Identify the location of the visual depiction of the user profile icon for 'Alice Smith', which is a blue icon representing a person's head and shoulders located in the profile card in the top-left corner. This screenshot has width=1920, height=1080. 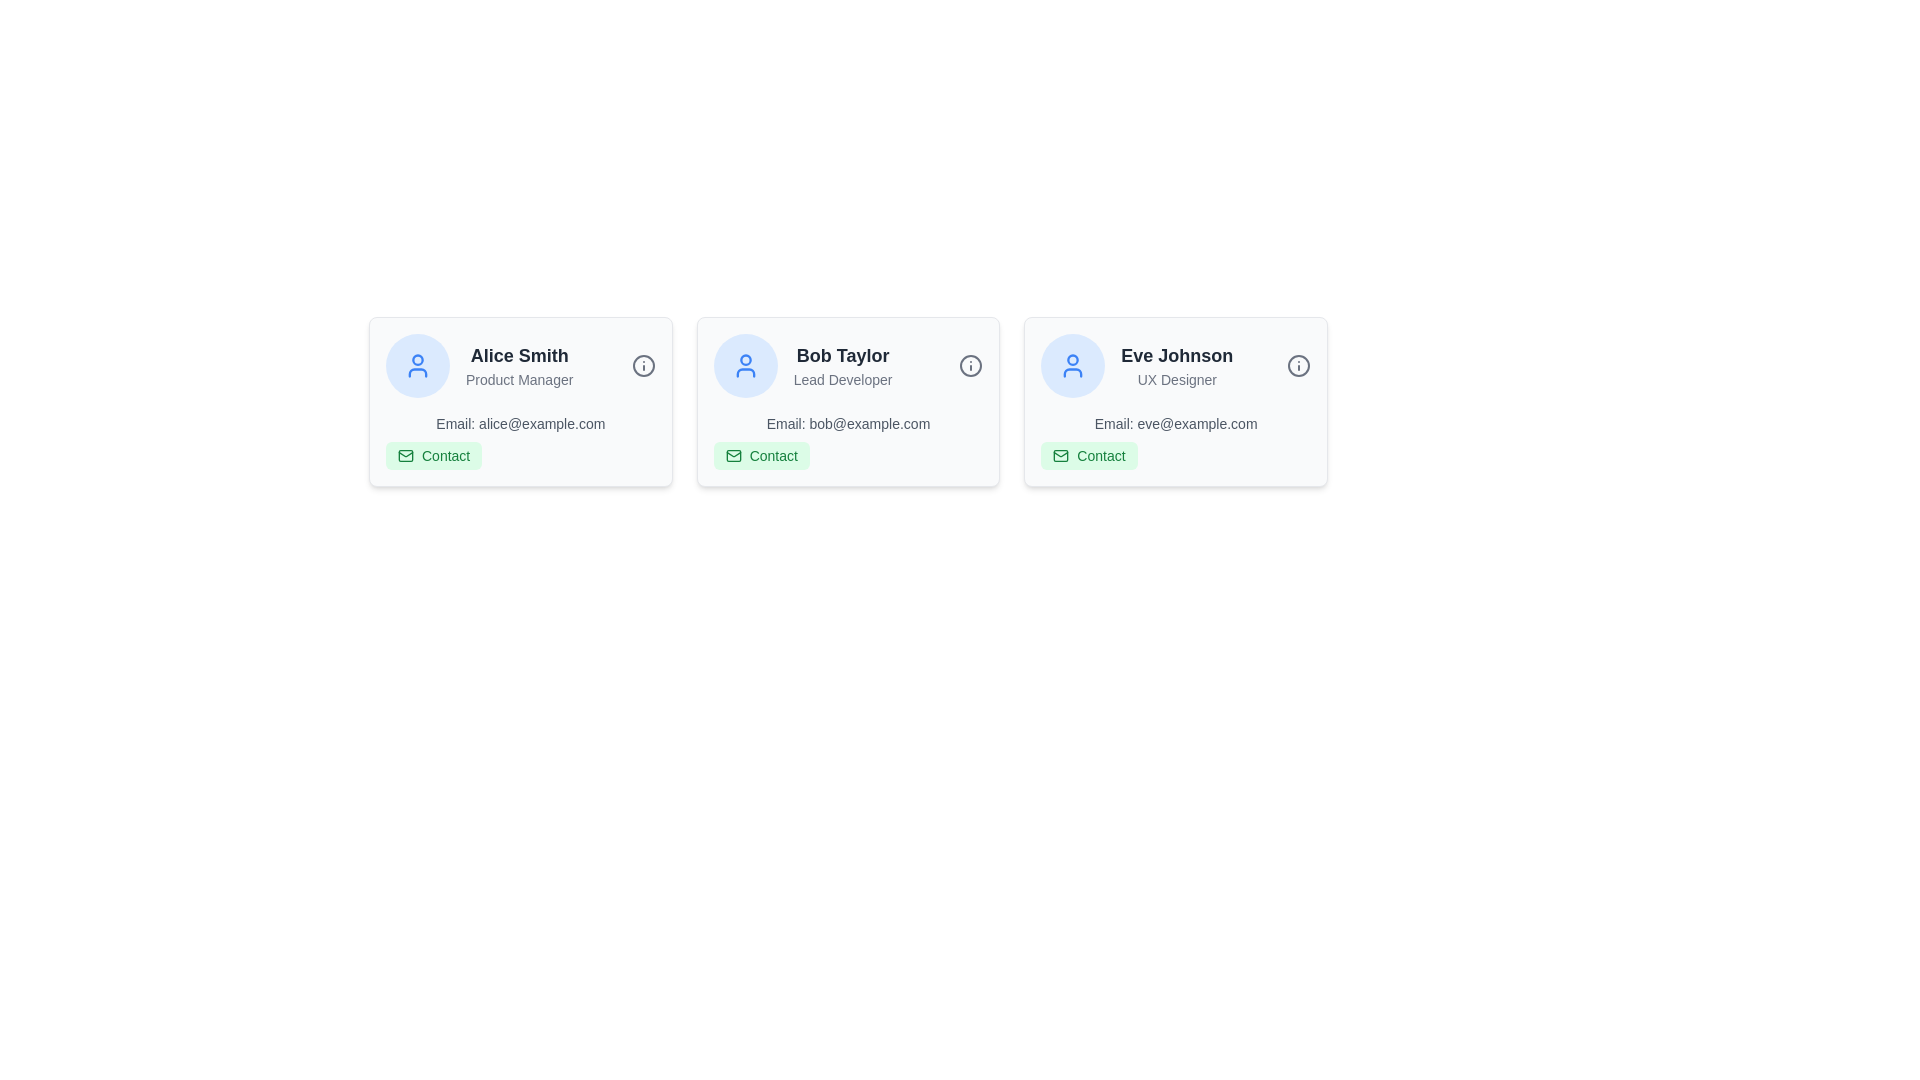
(416, 373).